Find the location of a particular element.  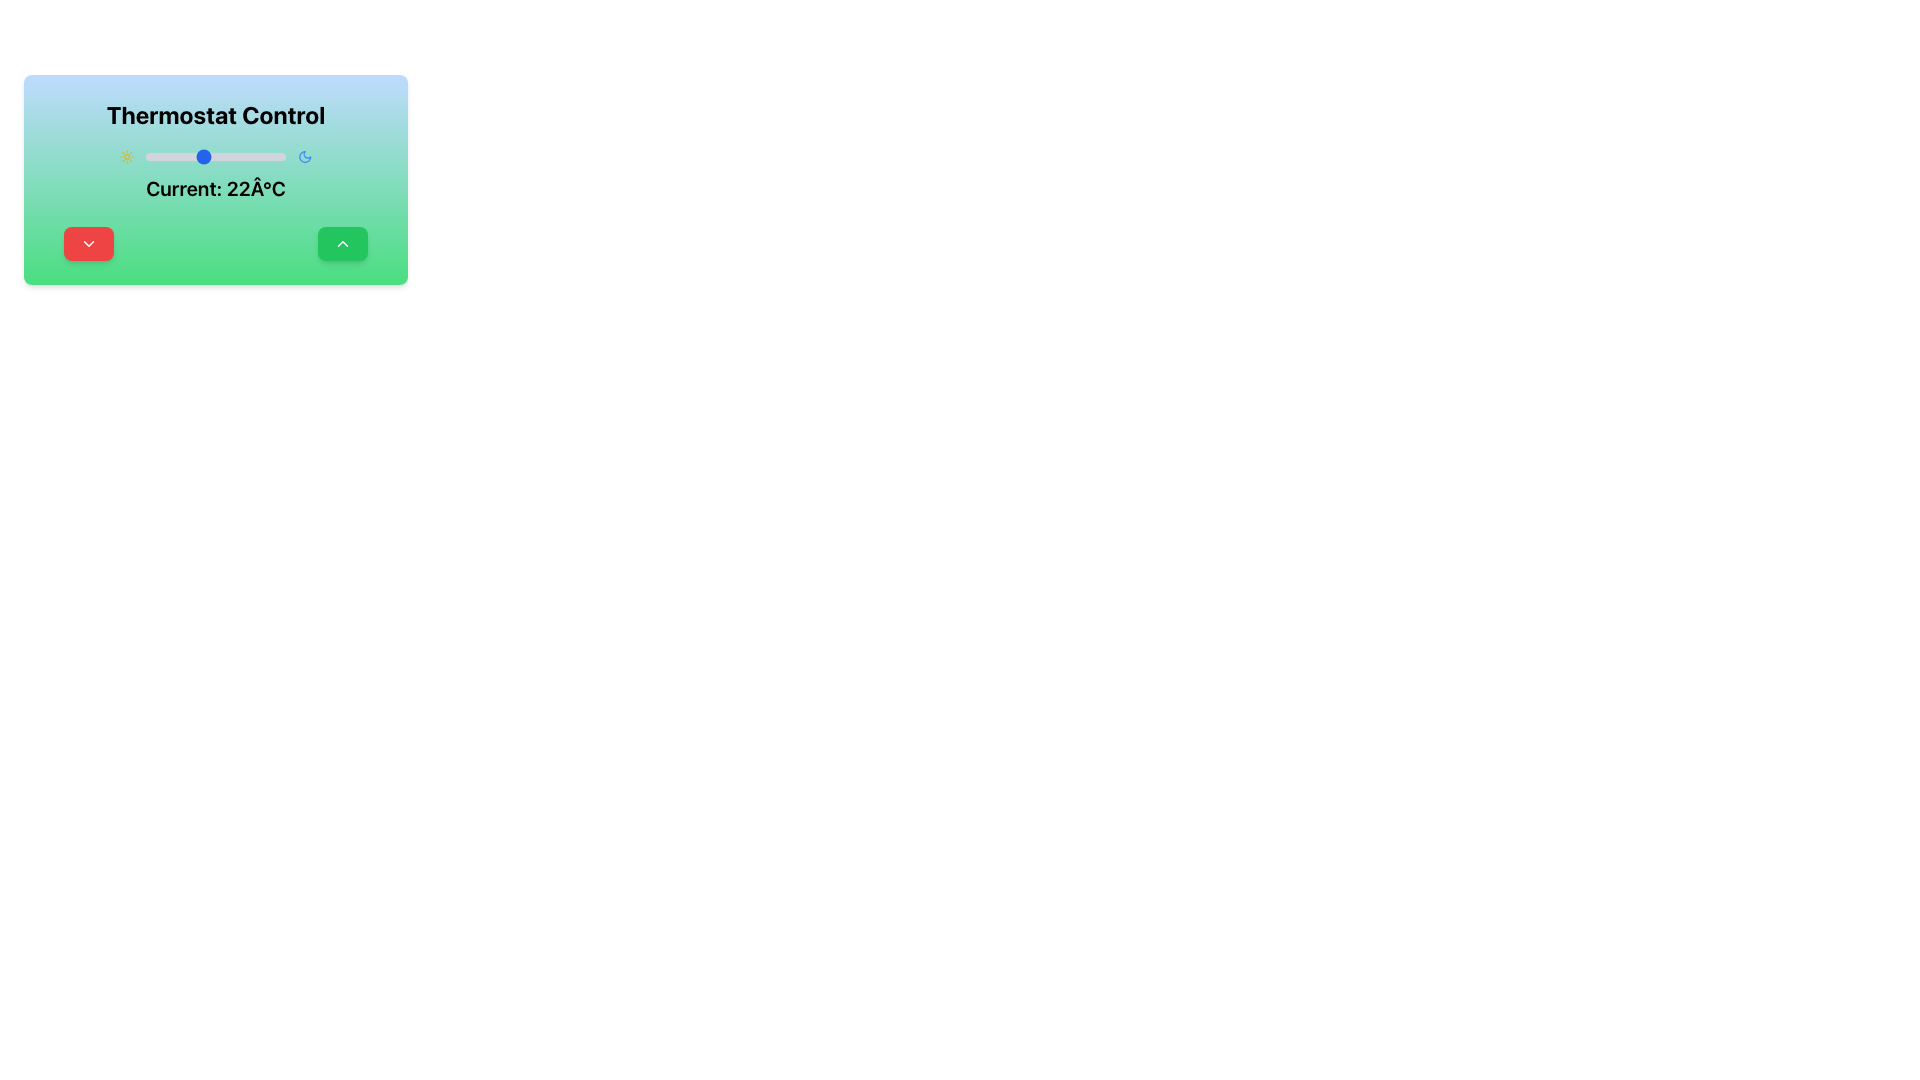

thermostat temperature is located at coordinates (144, 156).